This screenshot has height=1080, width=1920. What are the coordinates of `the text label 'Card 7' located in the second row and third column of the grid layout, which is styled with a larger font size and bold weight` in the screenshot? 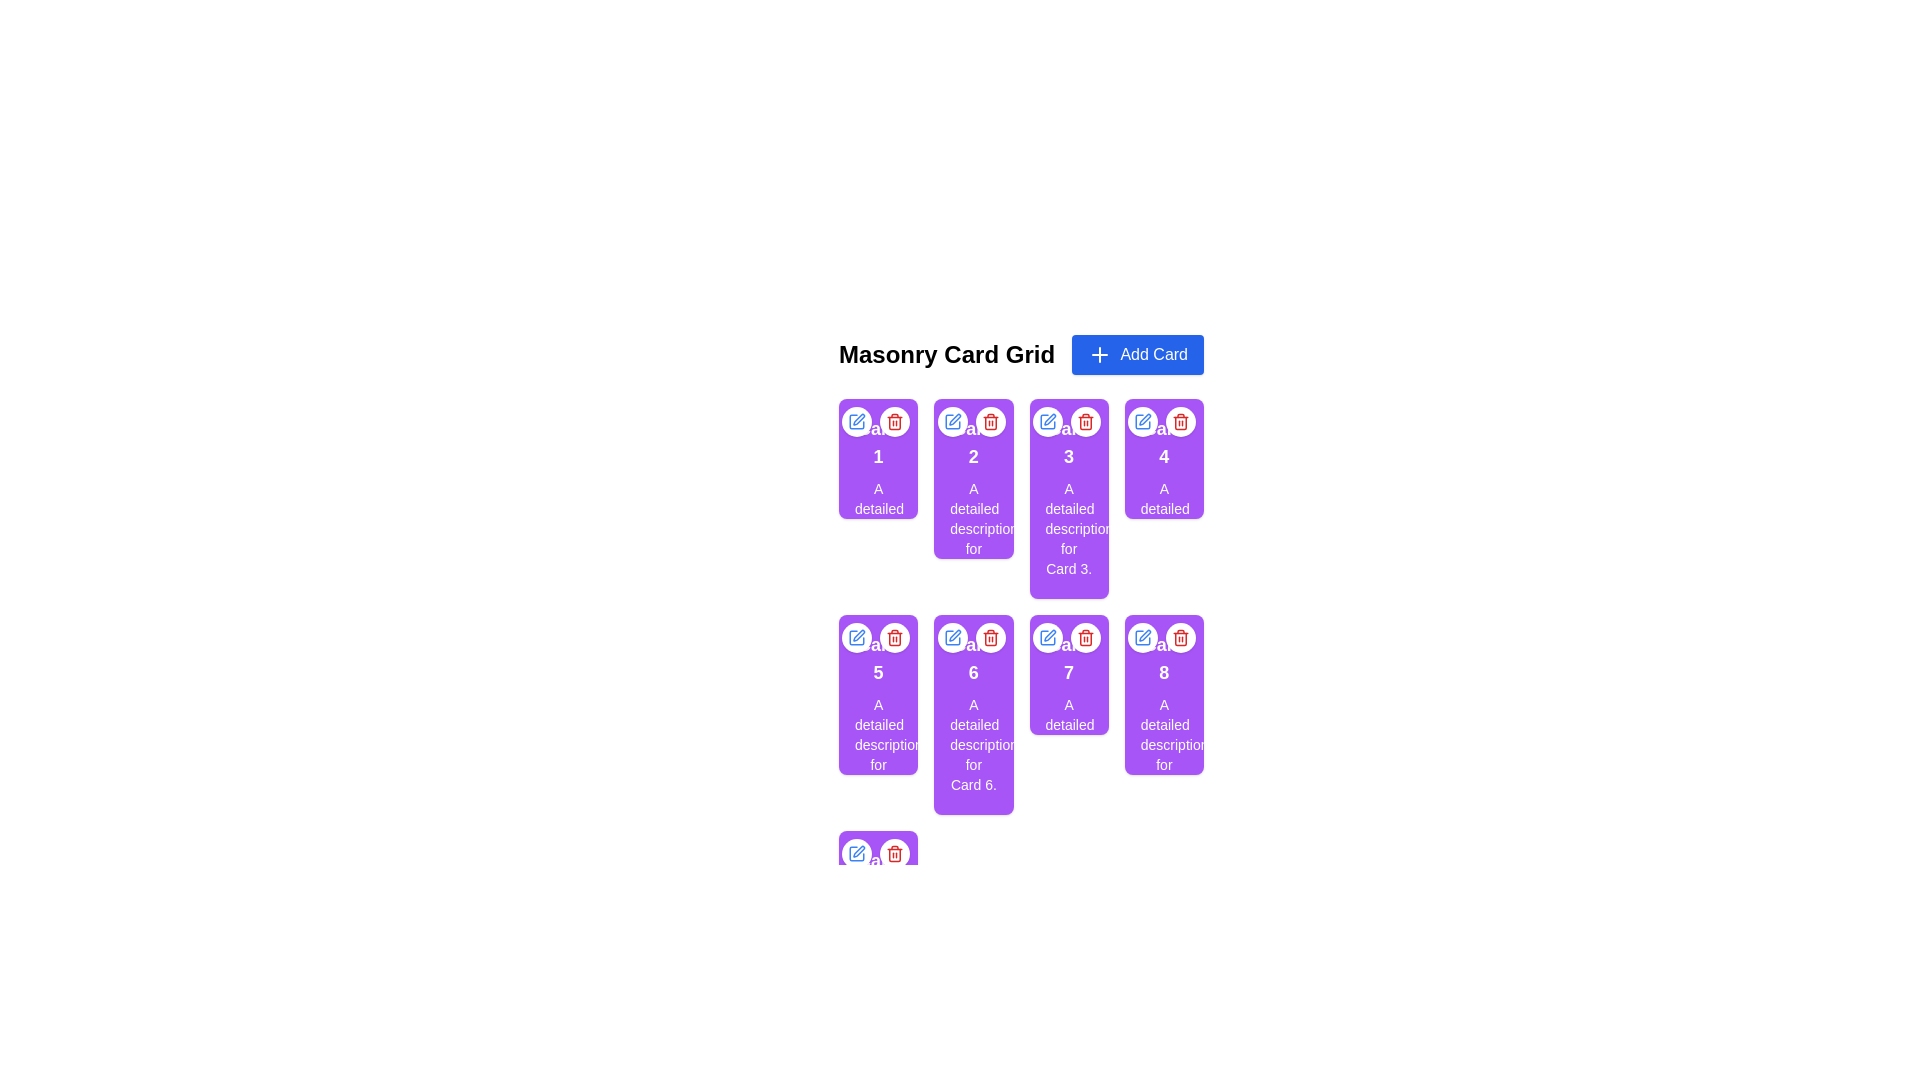 It's located at (1068, 659).